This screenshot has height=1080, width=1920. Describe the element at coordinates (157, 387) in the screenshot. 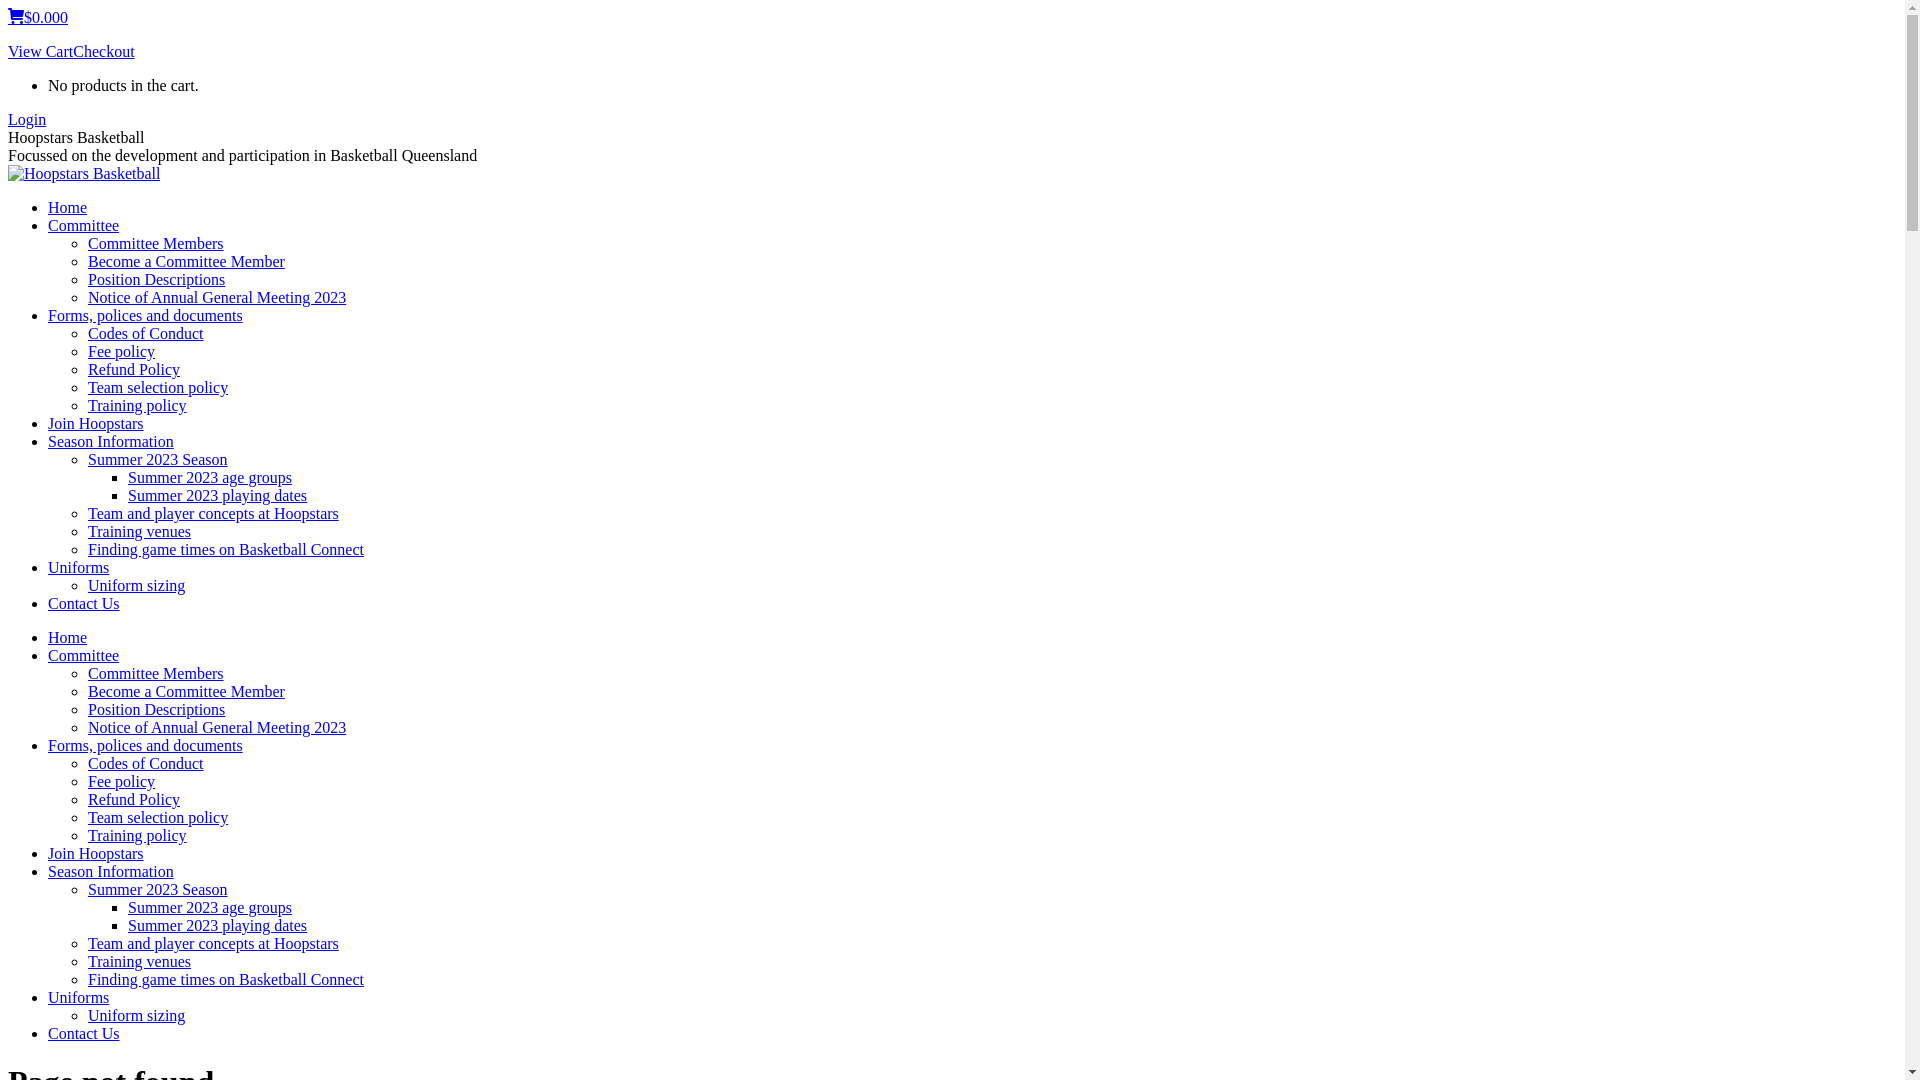

I see `'Team selection policy'` at that location.